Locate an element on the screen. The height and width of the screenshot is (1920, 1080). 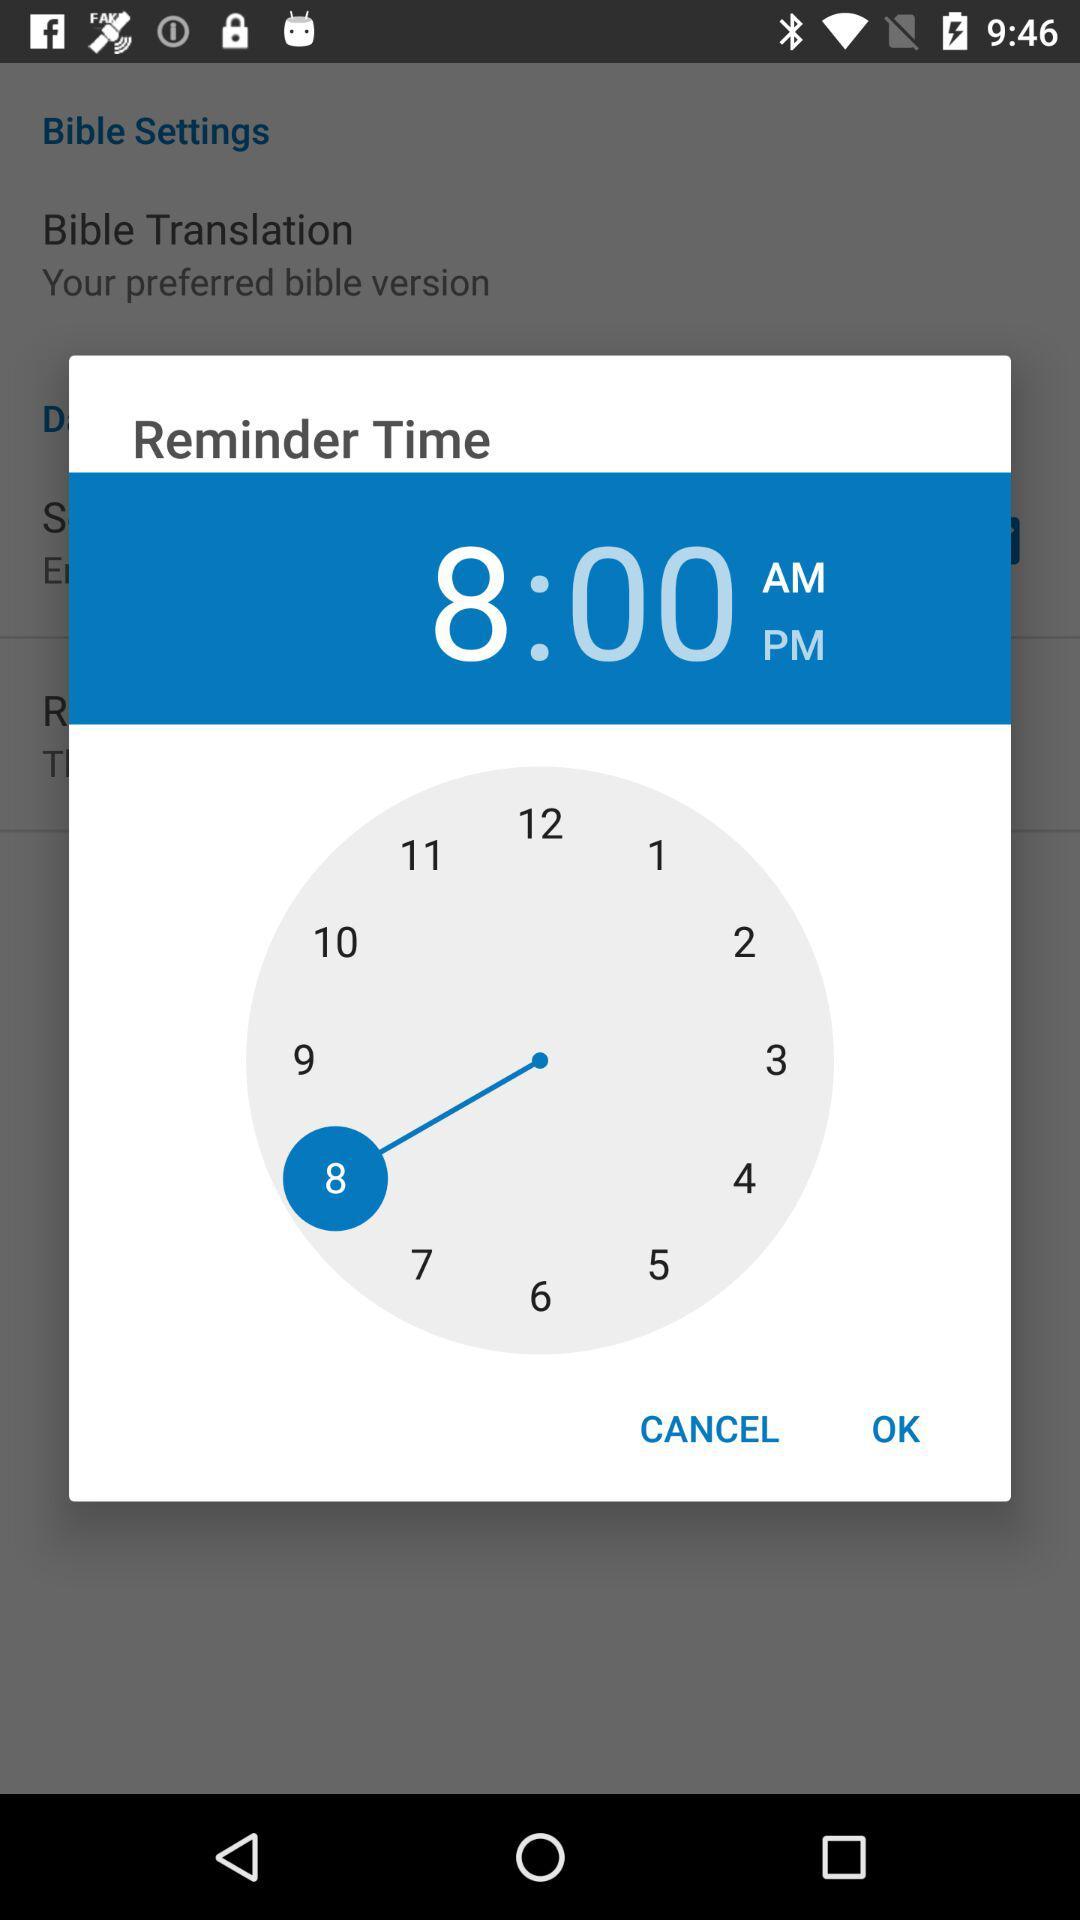
the am icon is located at coordinates (793, 569).